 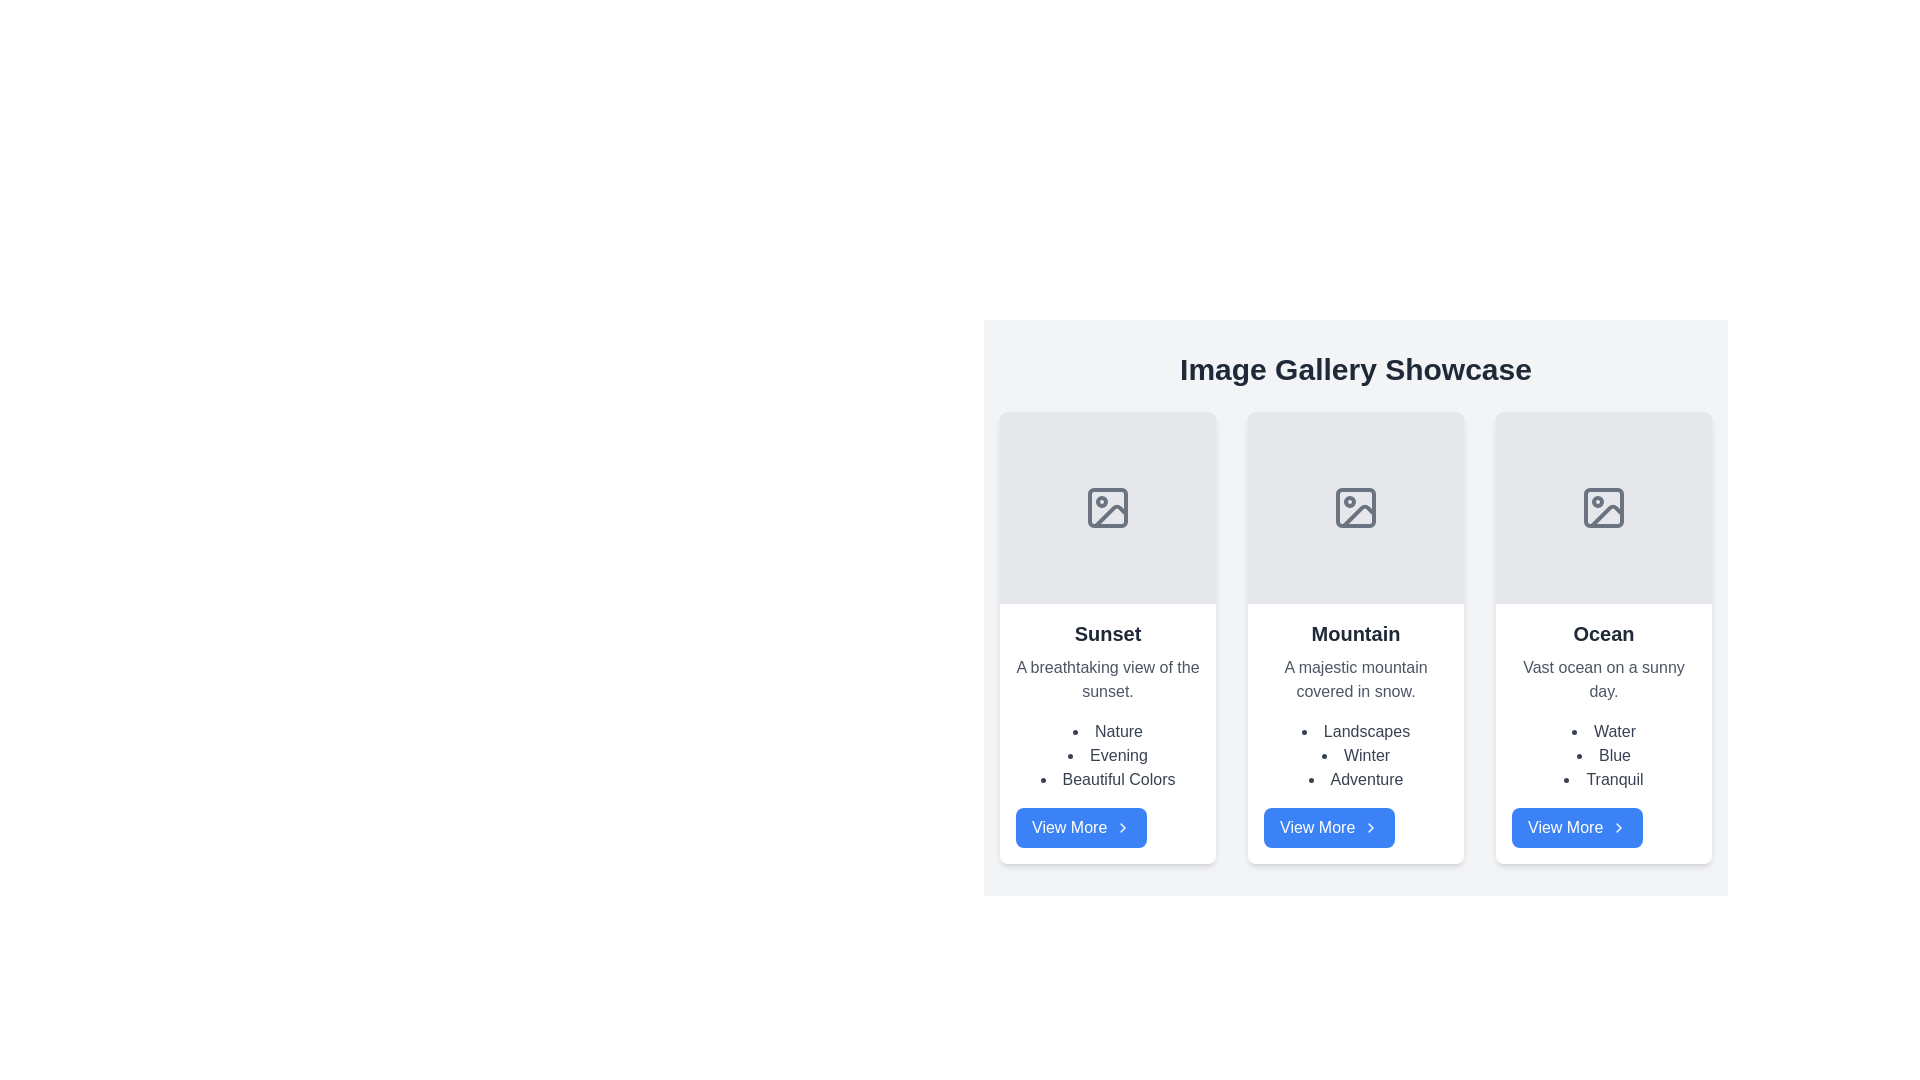 What do you see at coordinates (1356, 507) in the screenshot?
I see `the rectangular shape with rounded corners located inside the picture frame icon in the middle card labeled 'Mountain' in the gallery` at bounding box center [1356, 507].